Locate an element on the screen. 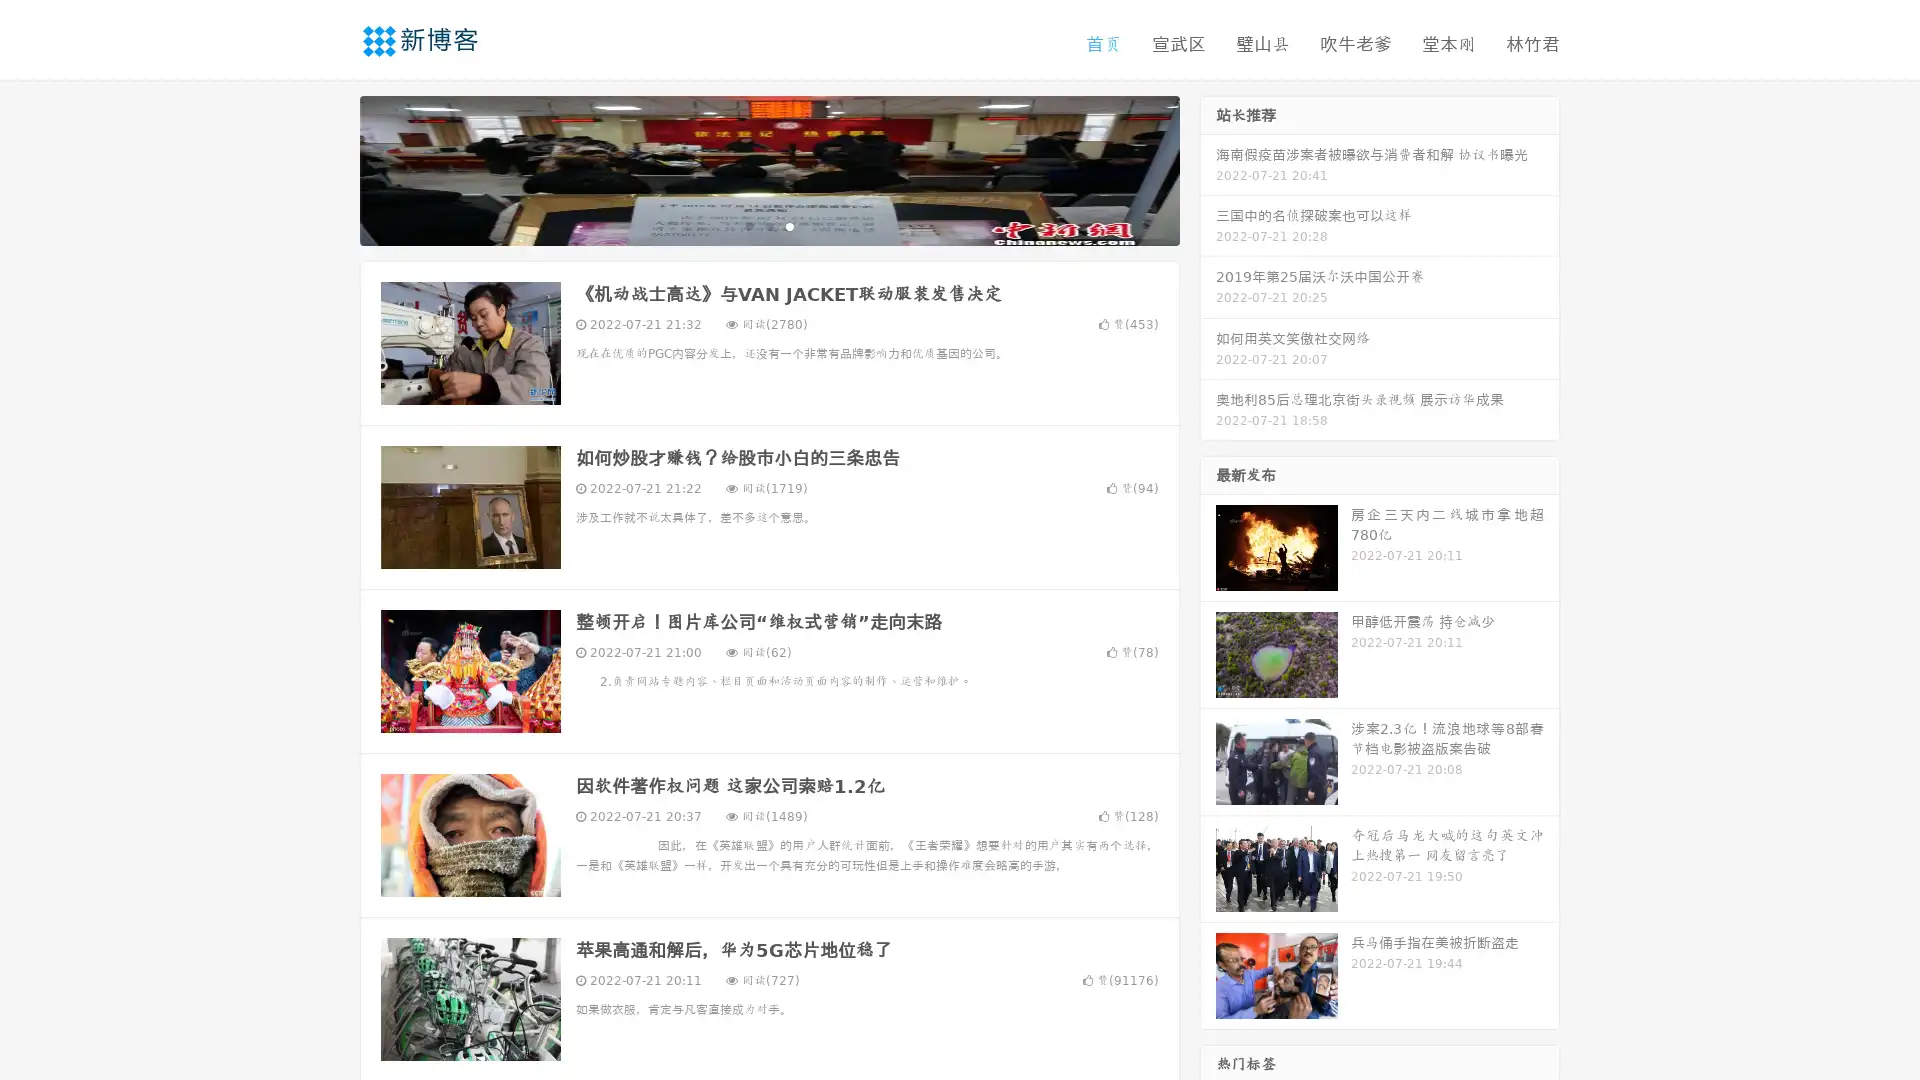 Image resolution: width=1920 pixels, height=1080 pixels. Go to slide 3 is located at coordinates (789, 225).